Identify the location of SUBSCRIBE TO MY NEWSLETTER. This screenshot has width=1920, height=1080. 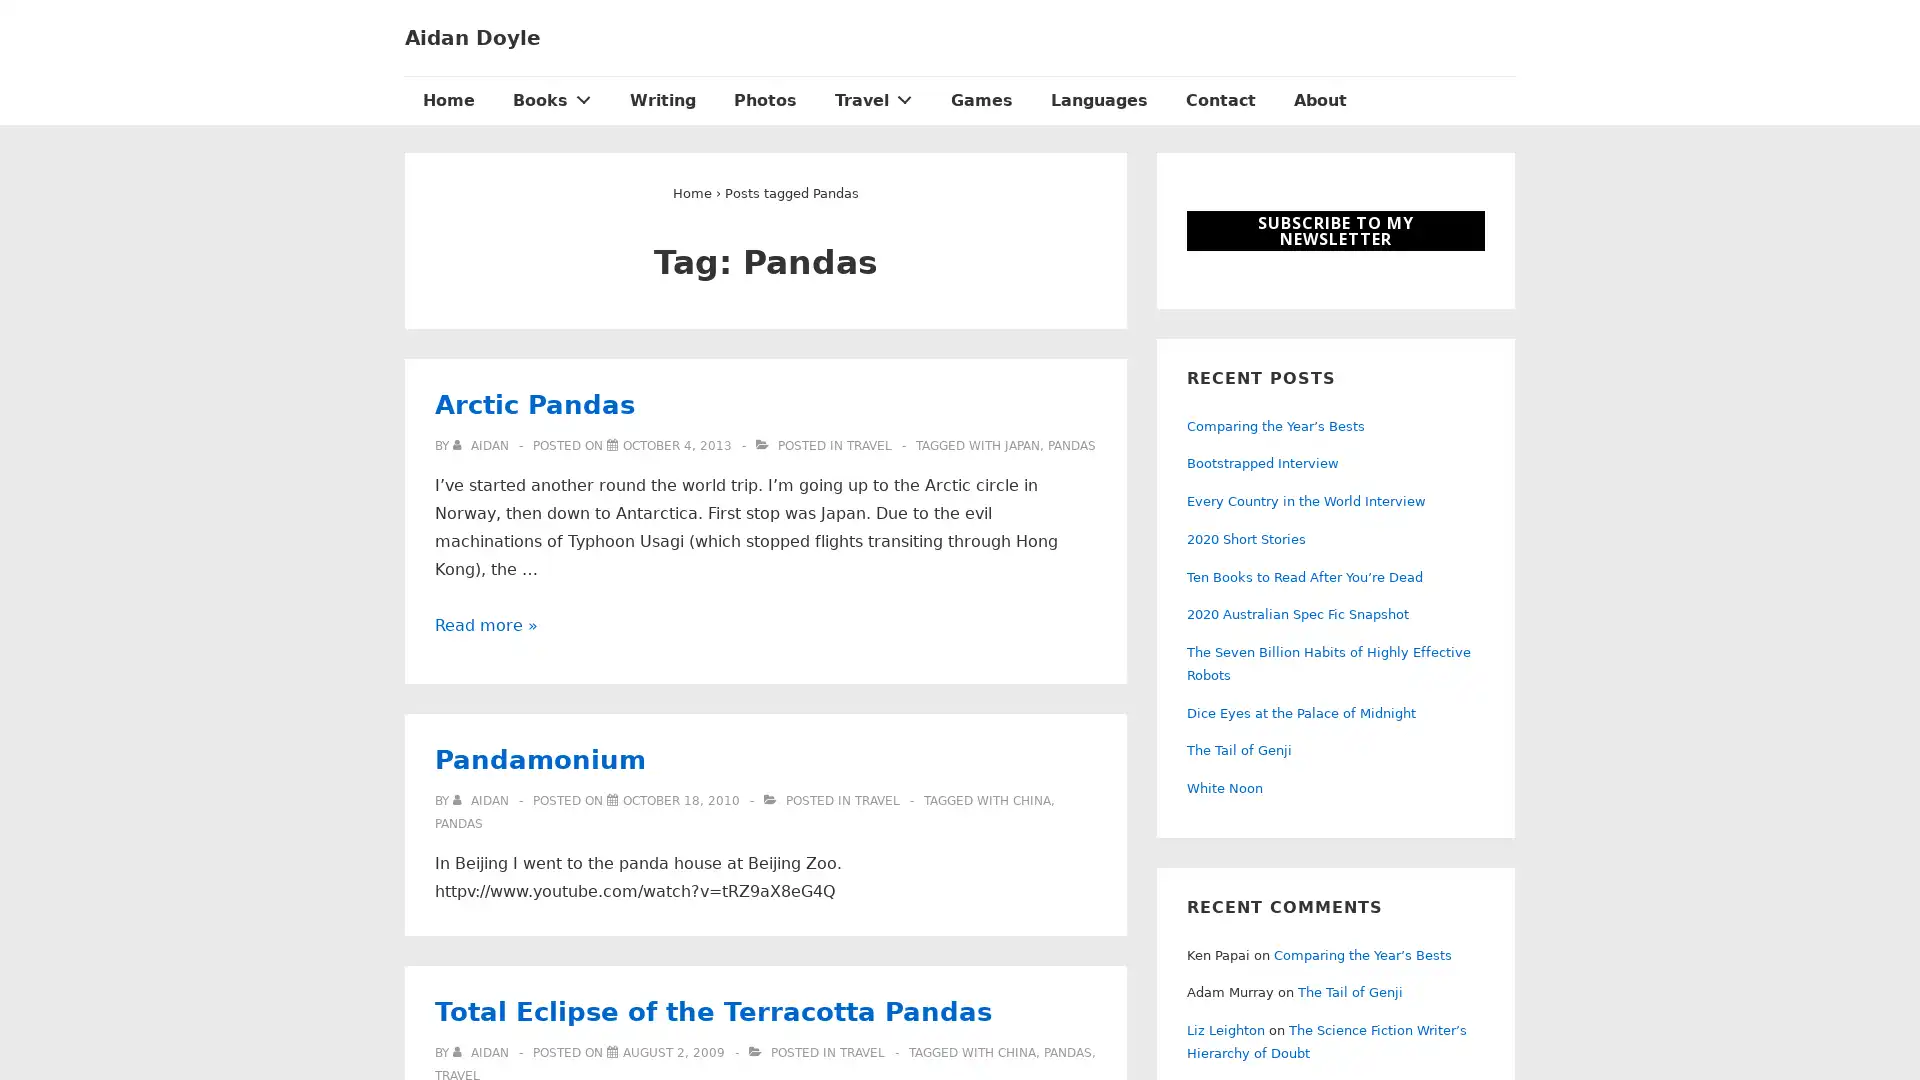
(1335, 230).